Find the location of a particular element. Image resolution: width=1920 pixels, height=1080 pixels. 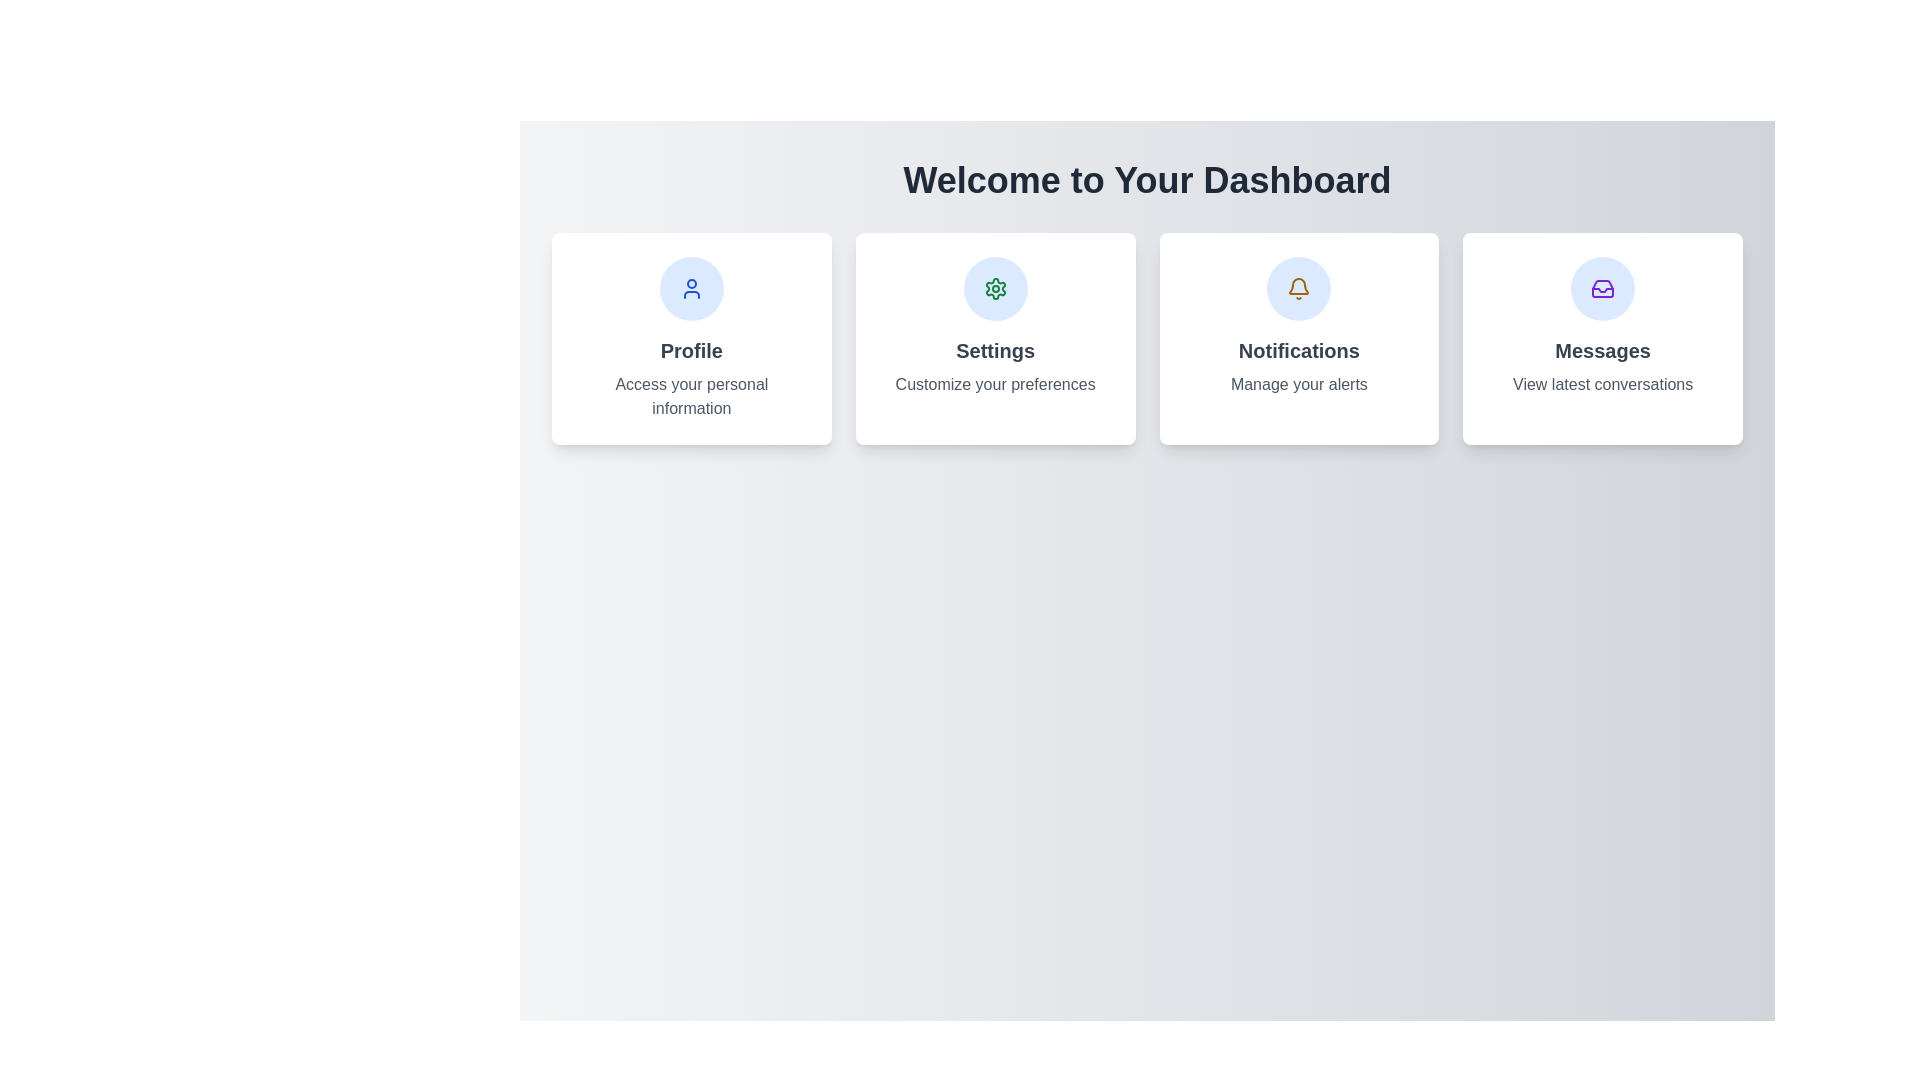

the user profile icon located at the center of the 'Profile' card in the dashboard is located at coordinates (691, 289).